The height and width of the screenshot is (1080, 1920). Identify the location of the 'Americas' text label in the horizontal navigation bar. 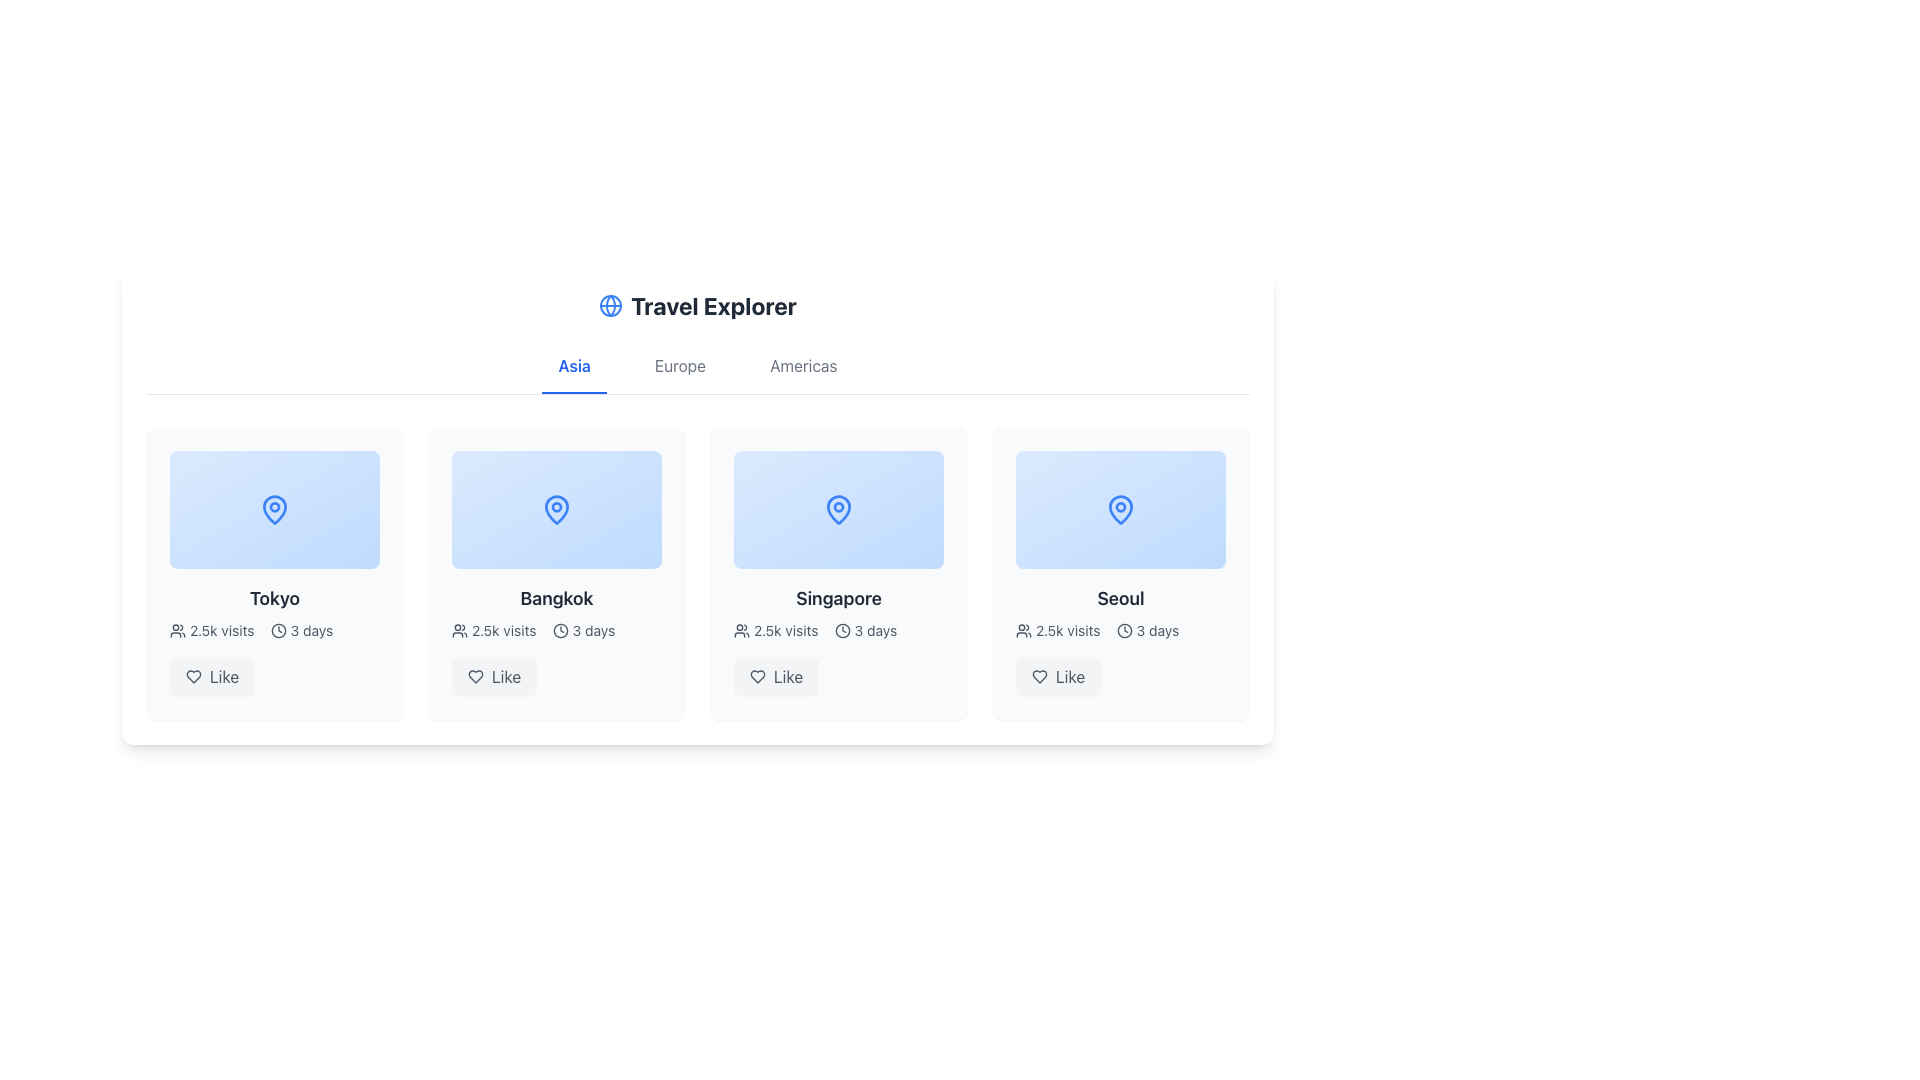
(803, 374).